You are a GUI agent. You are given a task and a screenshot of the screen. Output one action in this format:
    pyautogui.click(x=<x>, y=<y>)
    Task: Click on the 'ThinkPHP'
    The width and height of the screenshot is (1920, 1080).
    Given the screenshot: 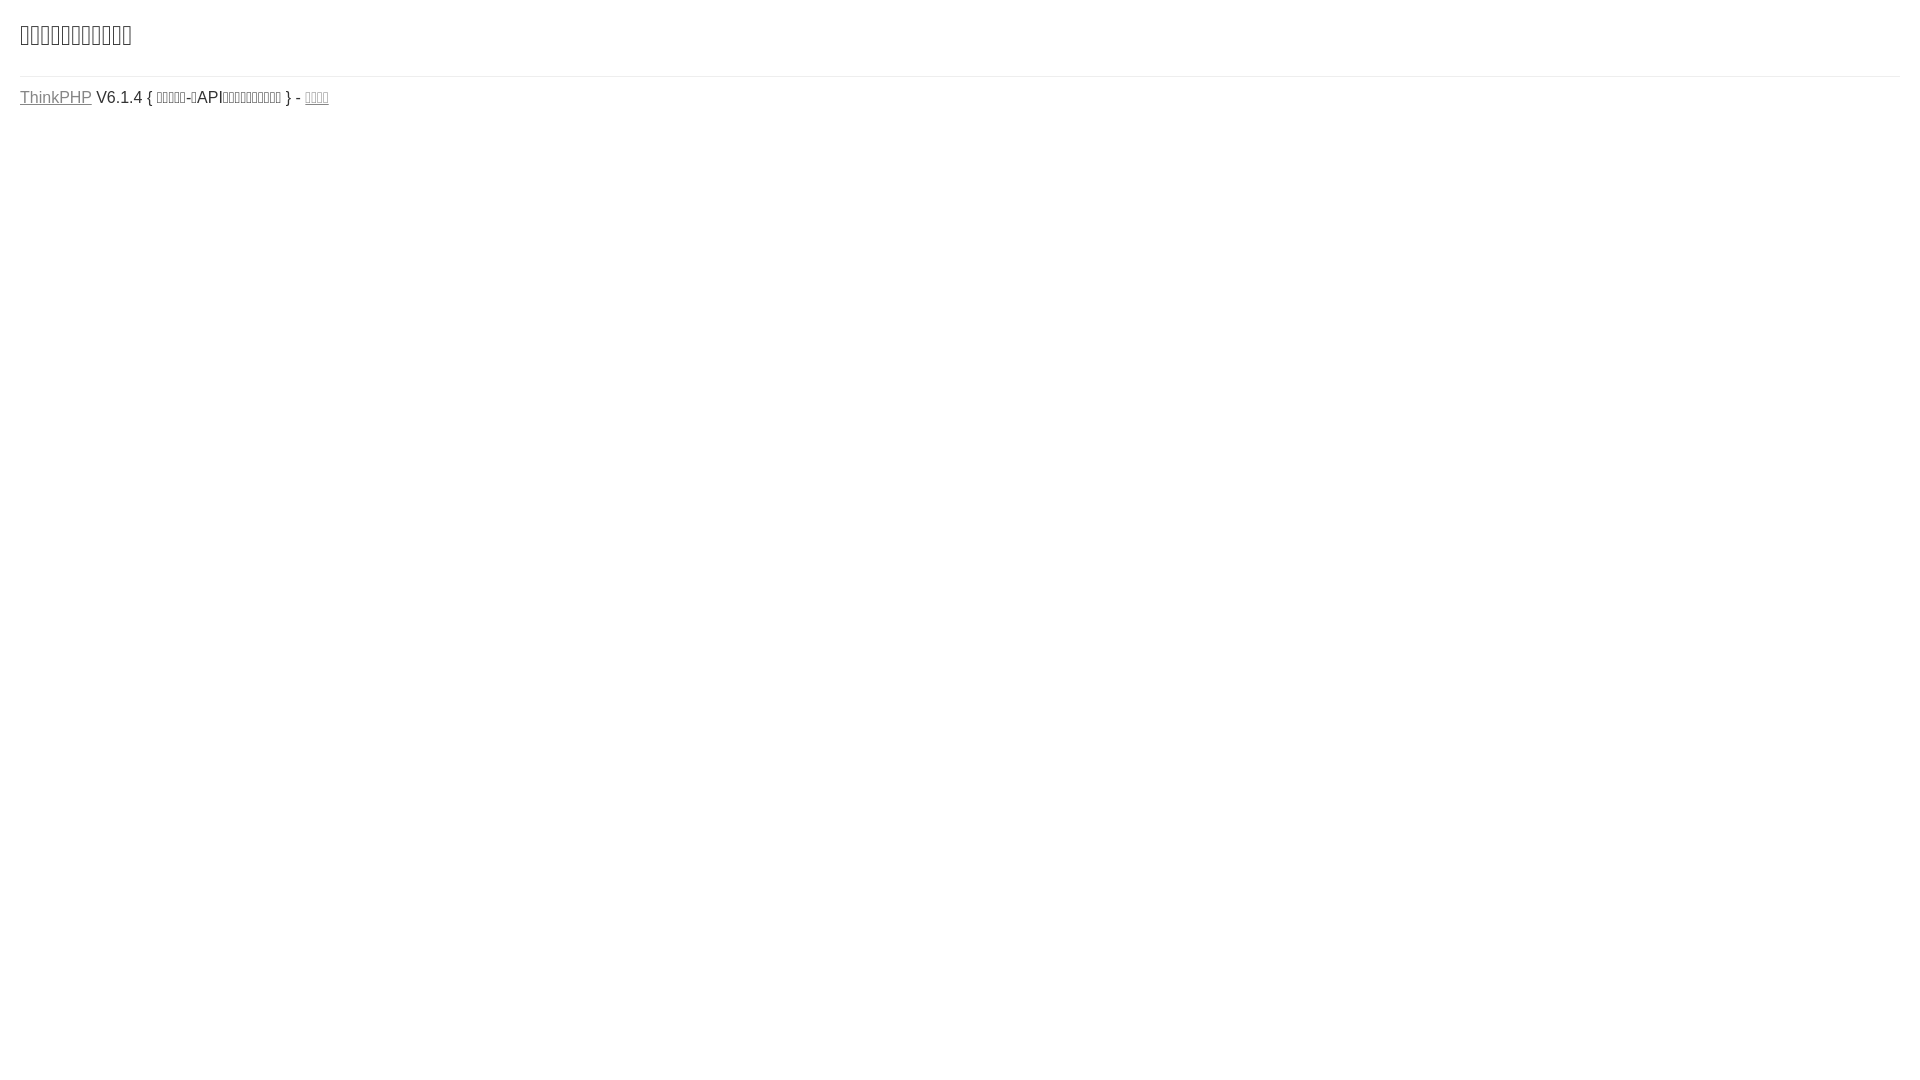 What is the action you would take?
    pyautogui.click(x=56, y=97)
    